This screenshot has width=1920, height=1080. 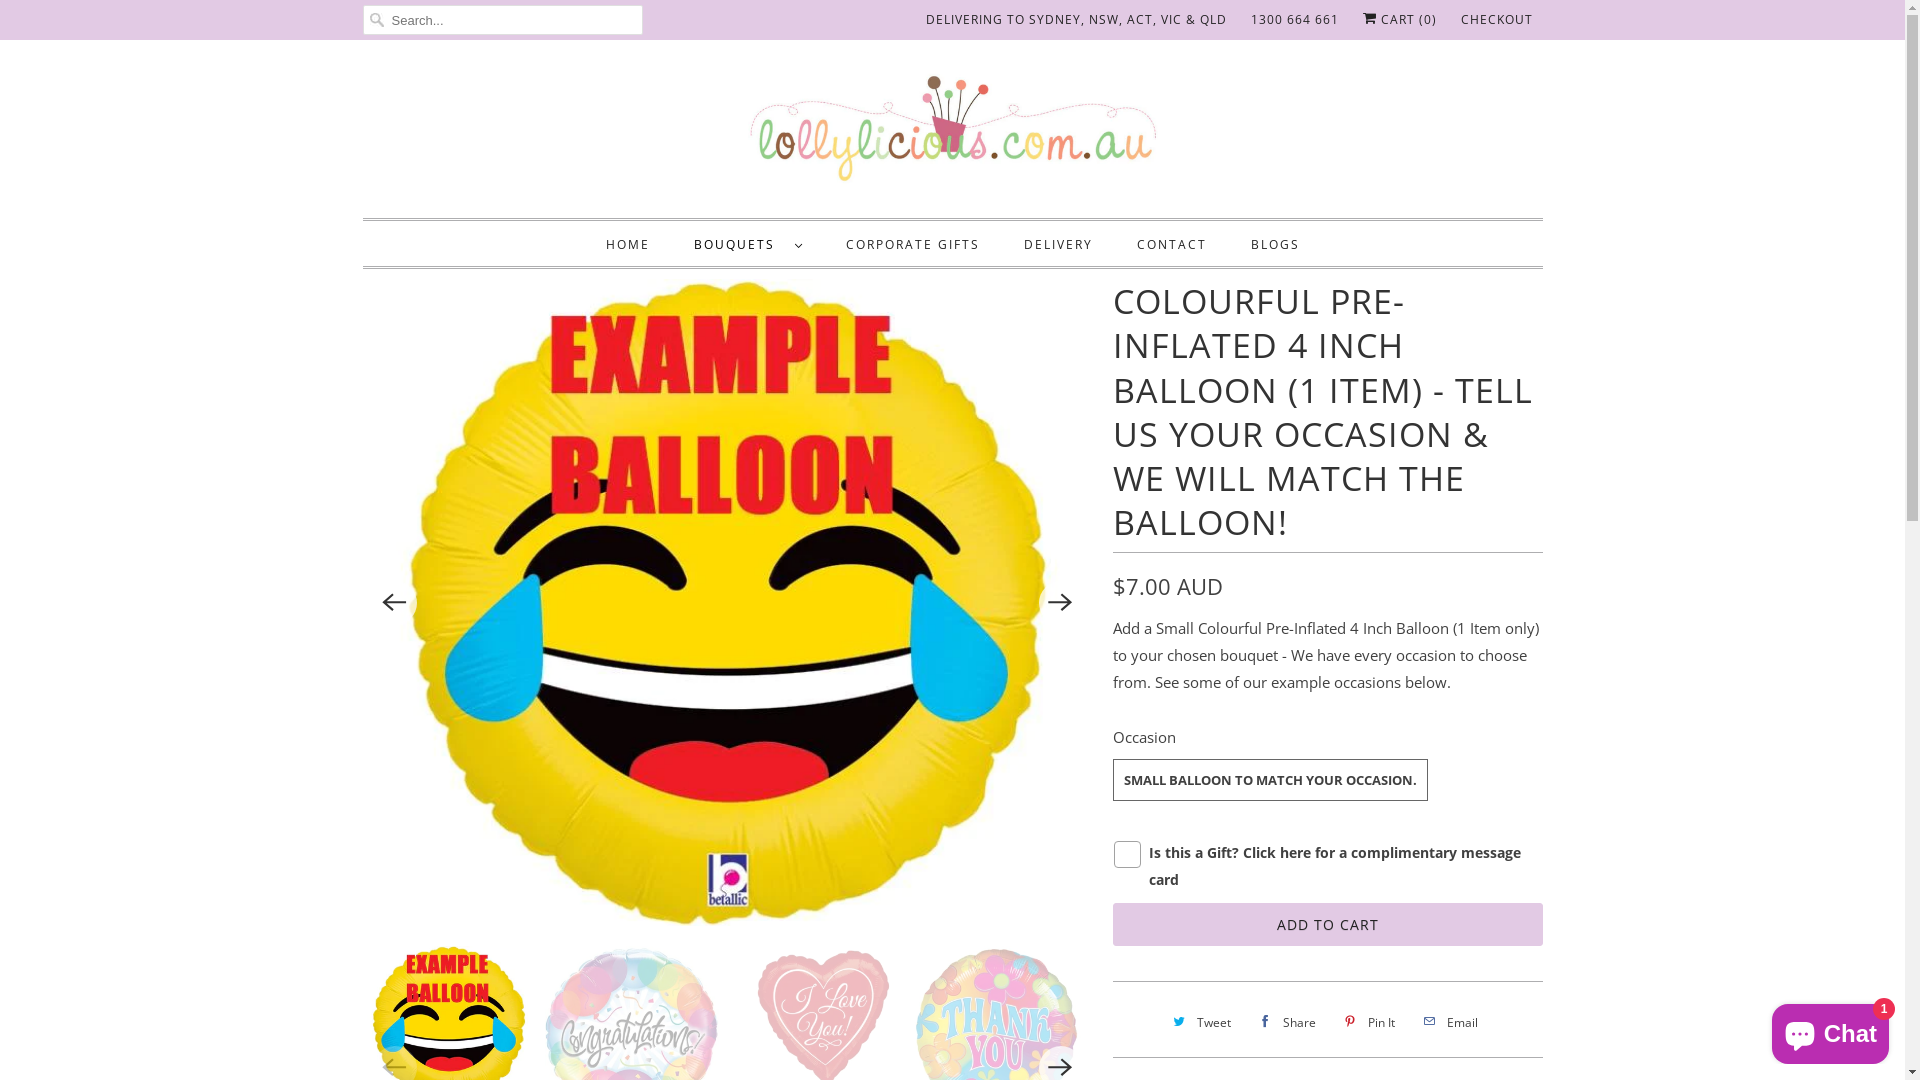 I want to click on 'DELIVERY', so click(x=1057, y=243).